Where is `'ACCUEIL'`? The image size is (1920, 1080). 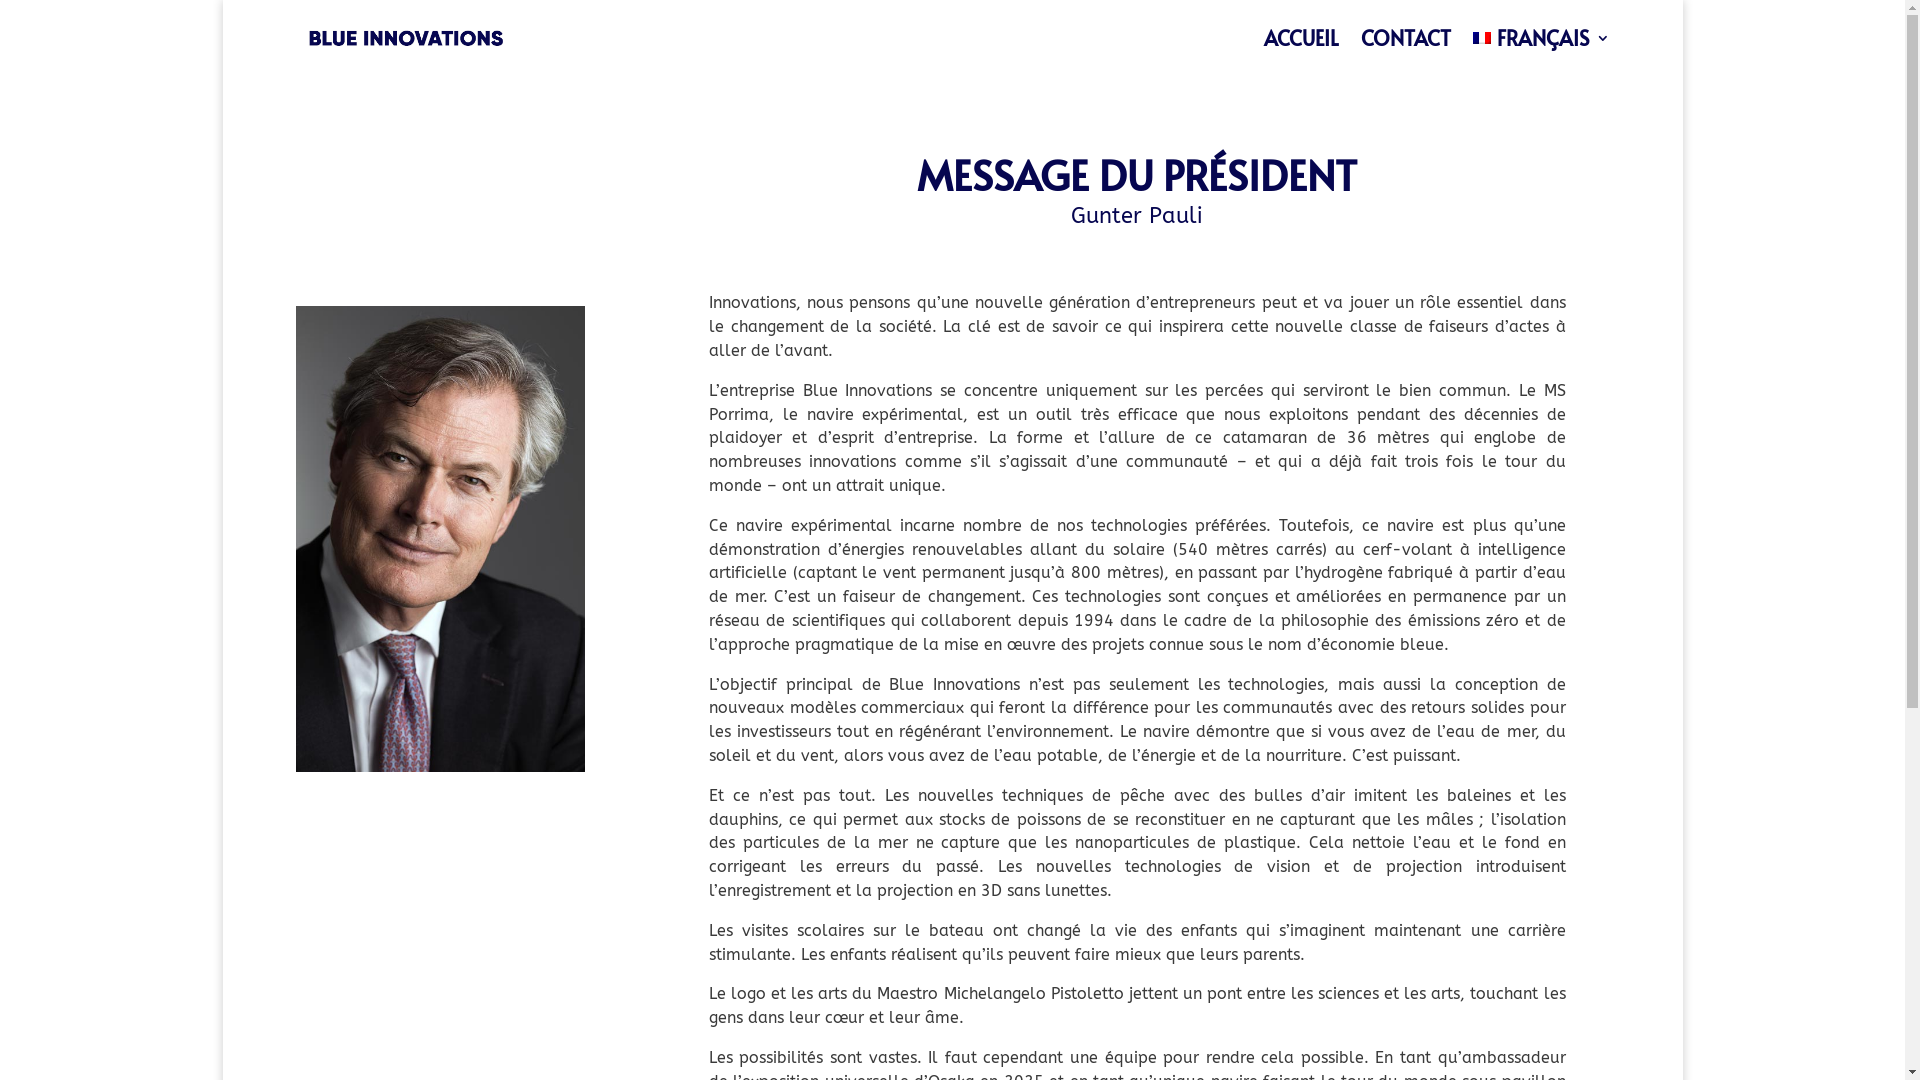 'ACCUEIL' is located at coordinates (1301, 38).